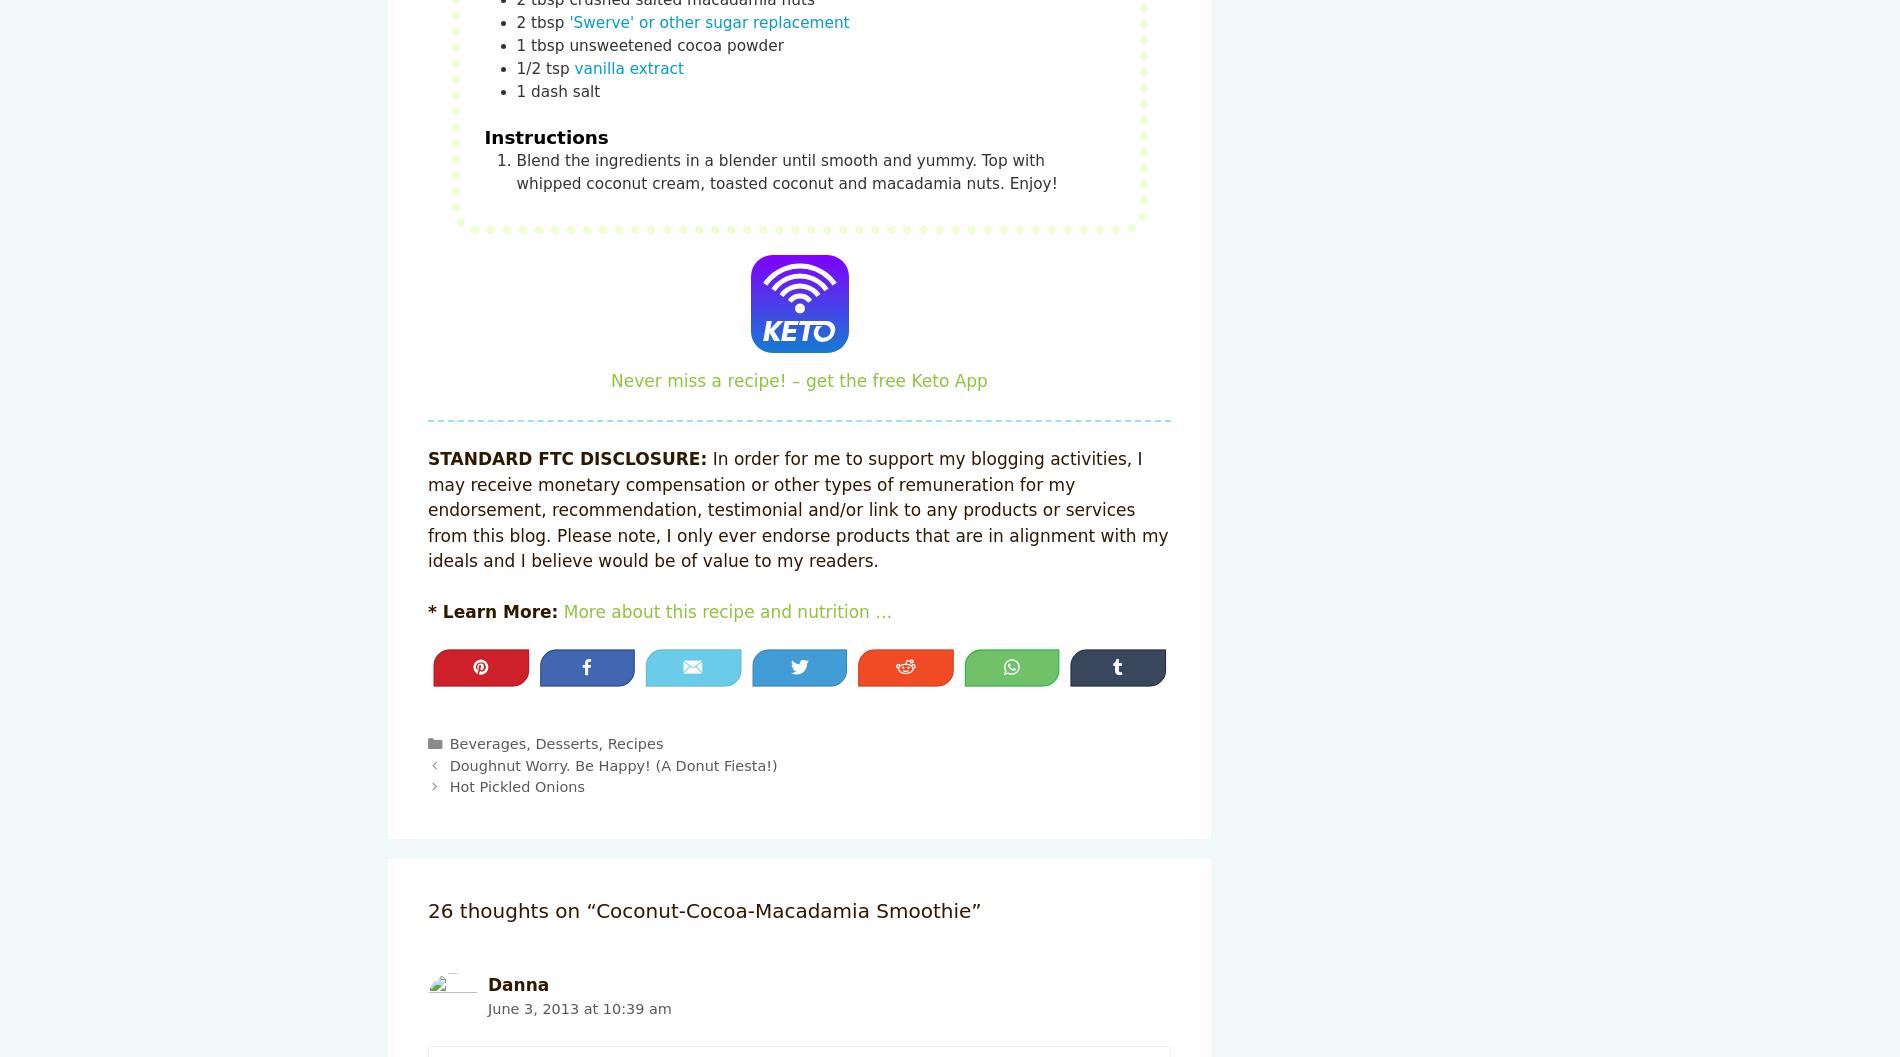 This screenshot has width=1900, height=1057. Describe the element at coordinates (797, 510) in the screenshot. I see `'In order for me to support my blogging activities, I may receive monetary compensation or other types of remuneration for my endorsement, recommendation, testimonial and/or link to any products or services from this blog. Please note, I only ever endorse products that are in alignment with my ideals and I believe would be of value to my readers.'` at that location.